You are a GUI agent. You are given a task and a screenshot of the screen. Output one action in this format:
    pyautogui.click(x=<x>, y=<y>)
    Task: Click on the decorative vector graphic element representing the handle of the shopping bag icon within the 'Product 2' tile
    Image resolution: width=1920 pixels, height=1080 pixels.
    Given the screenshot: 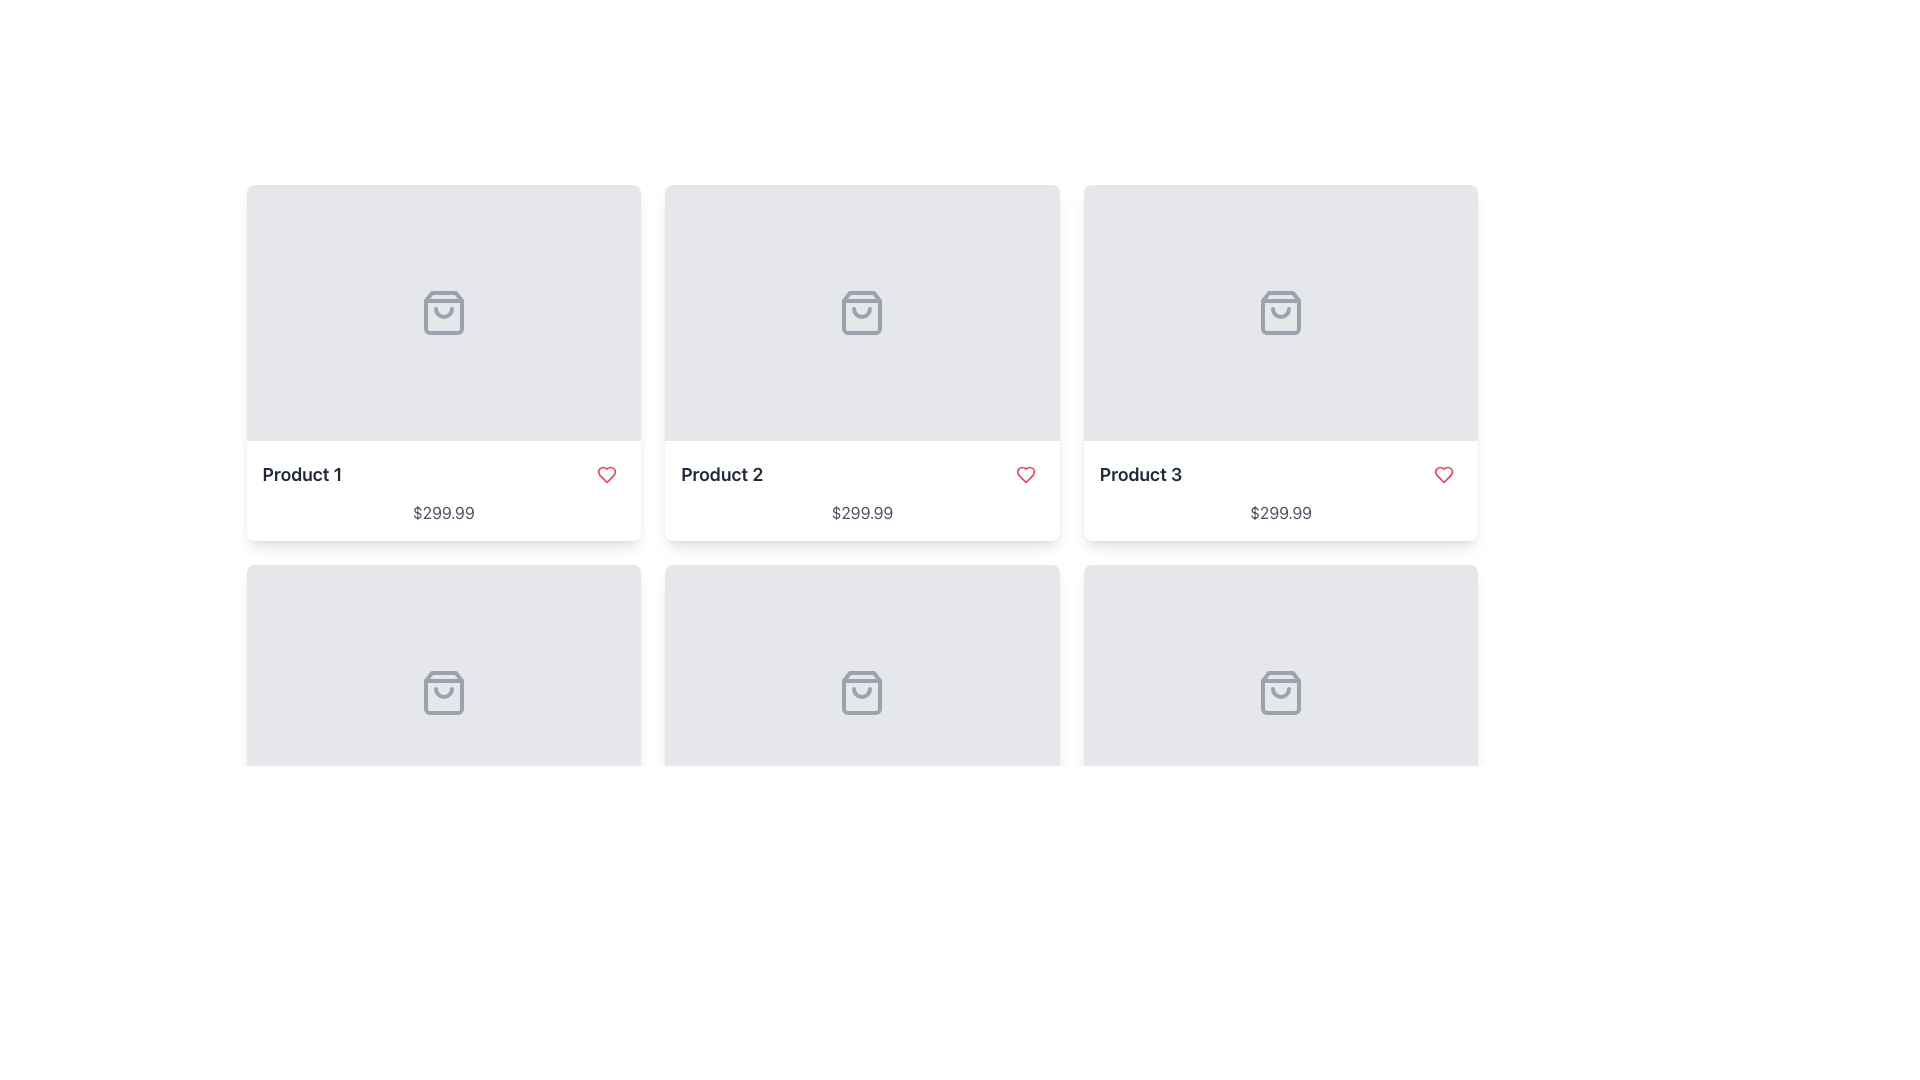 What is the action you would take?
    pyautogui.click(x=862, y=312)
    